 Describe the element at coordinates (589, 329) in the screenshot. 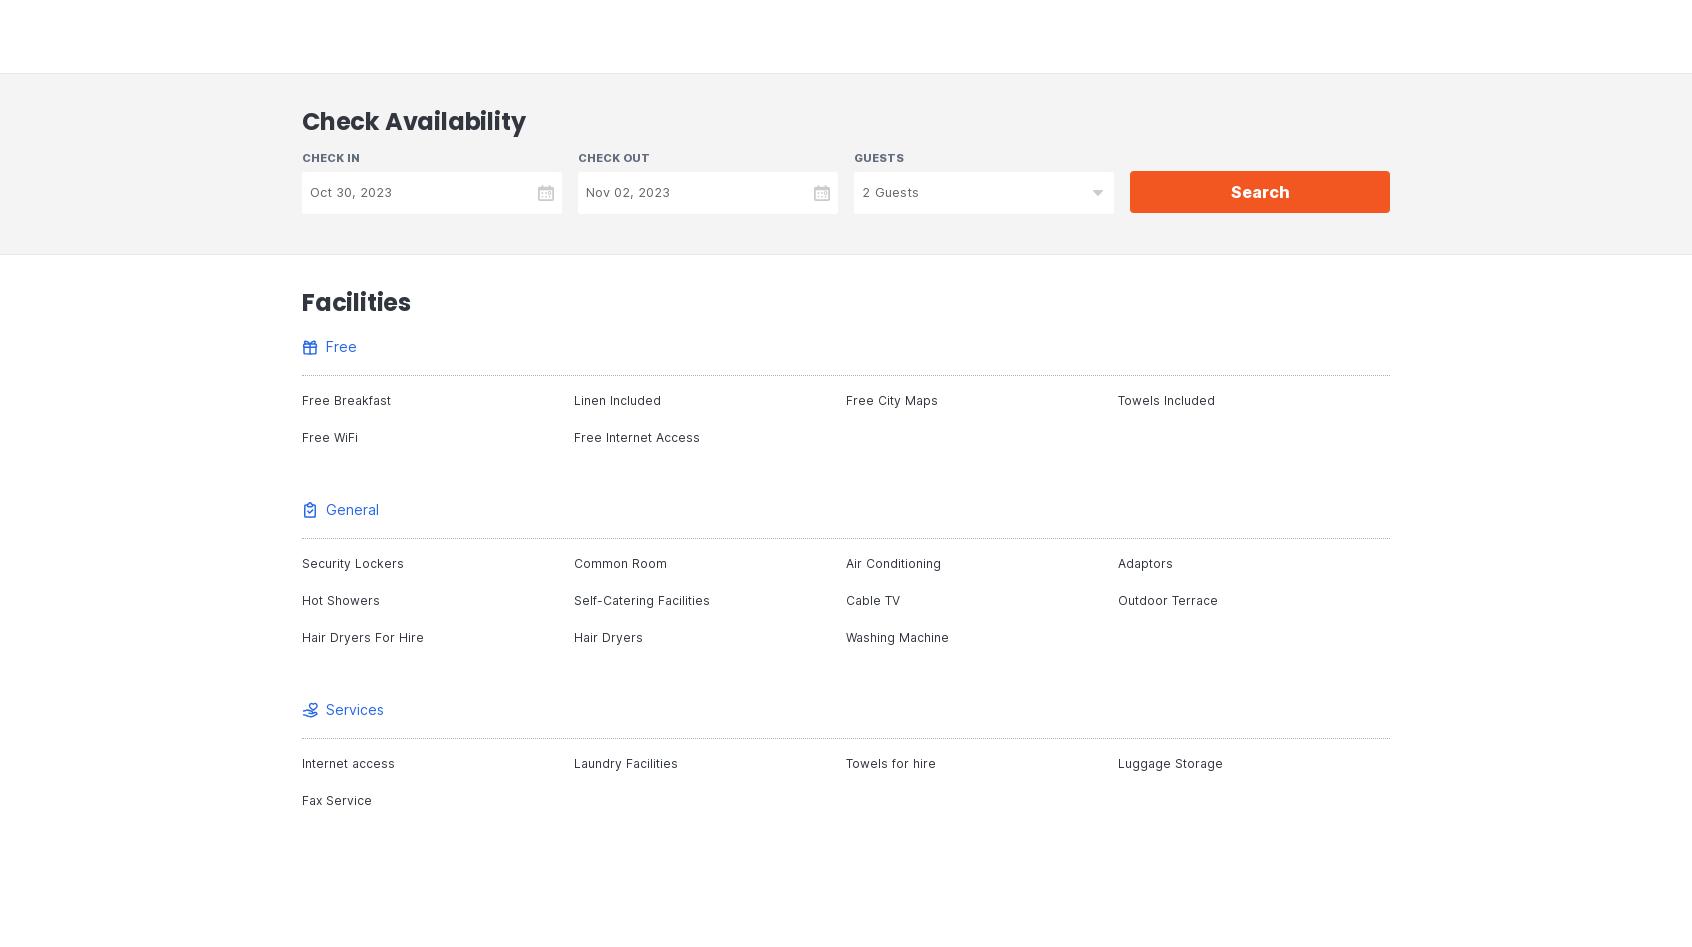

I see `'-7 days prior to arrival:  No cancellation fee'` at that location.